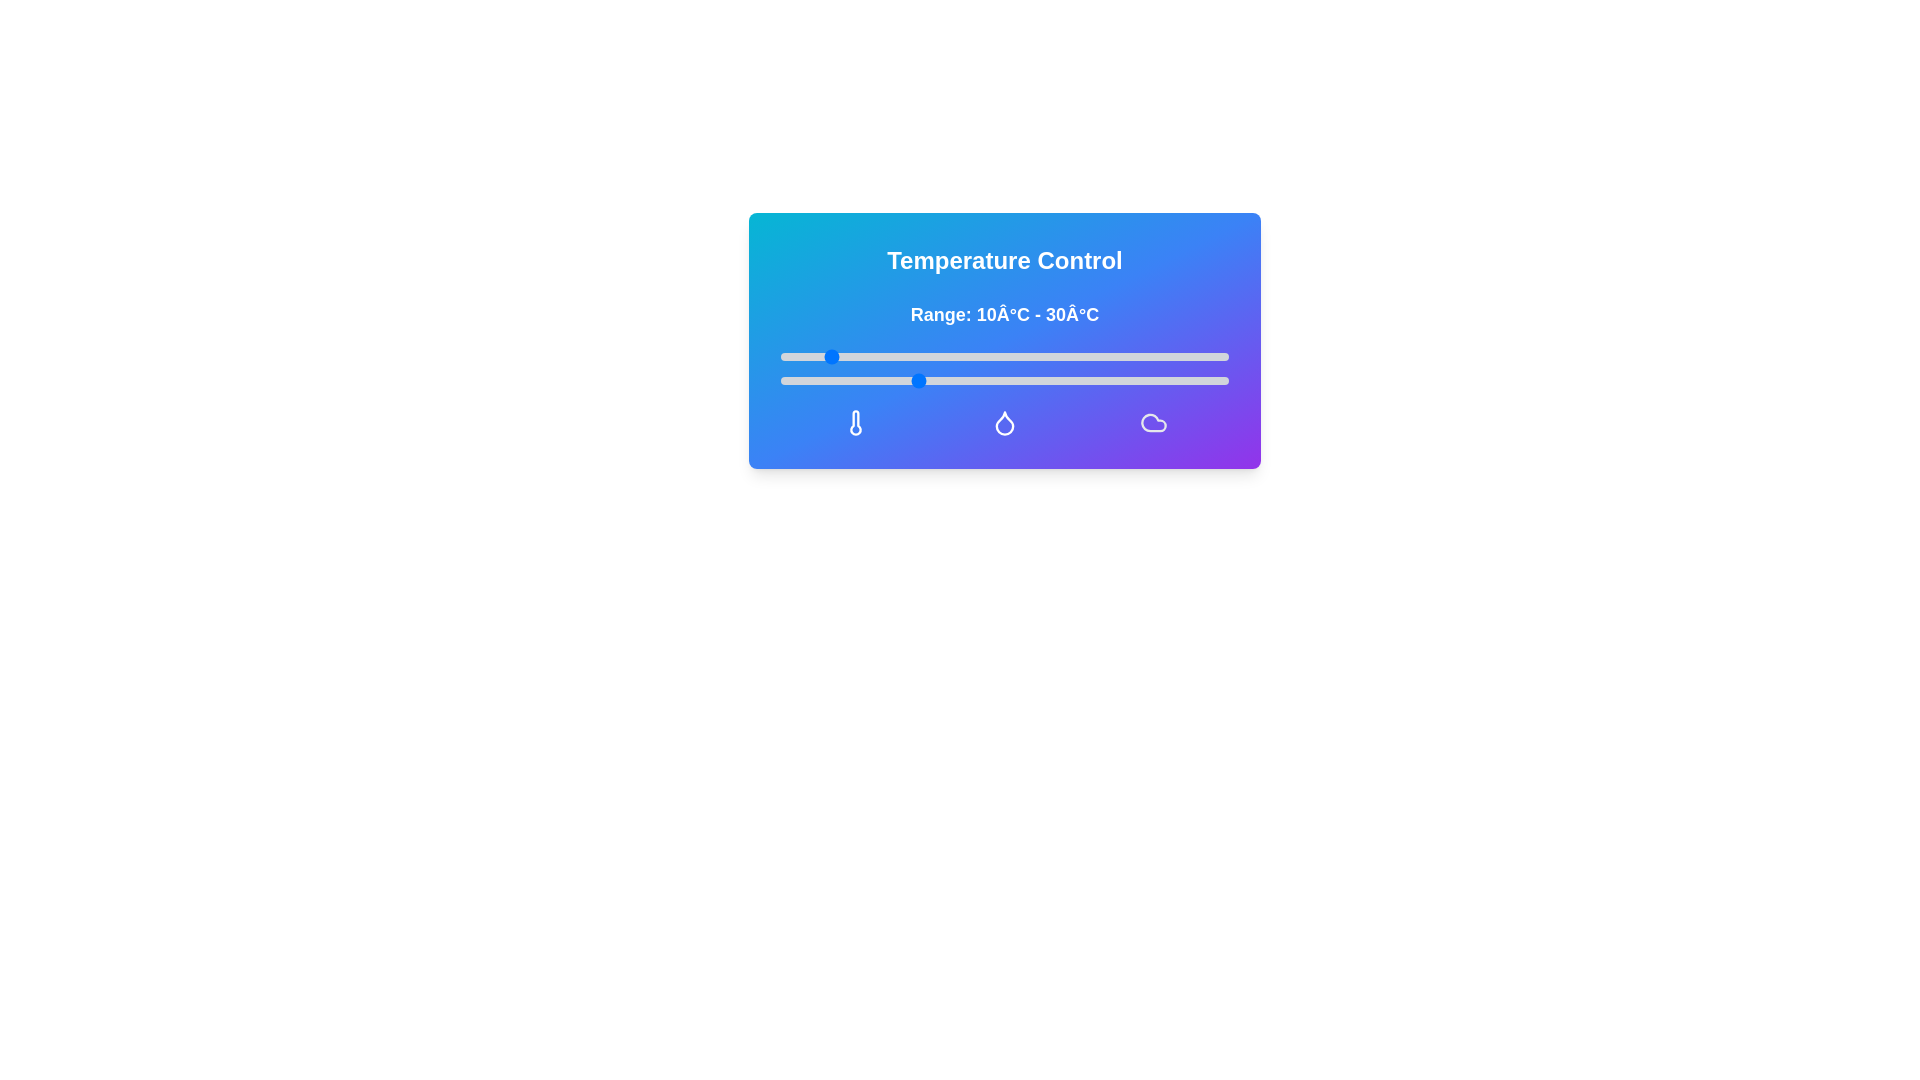  I want to click on the droplet icon, which is the second icon from the left in a horizontal layout, positioned between a thermometer icon and a cloud icon, so click(1004, 422).